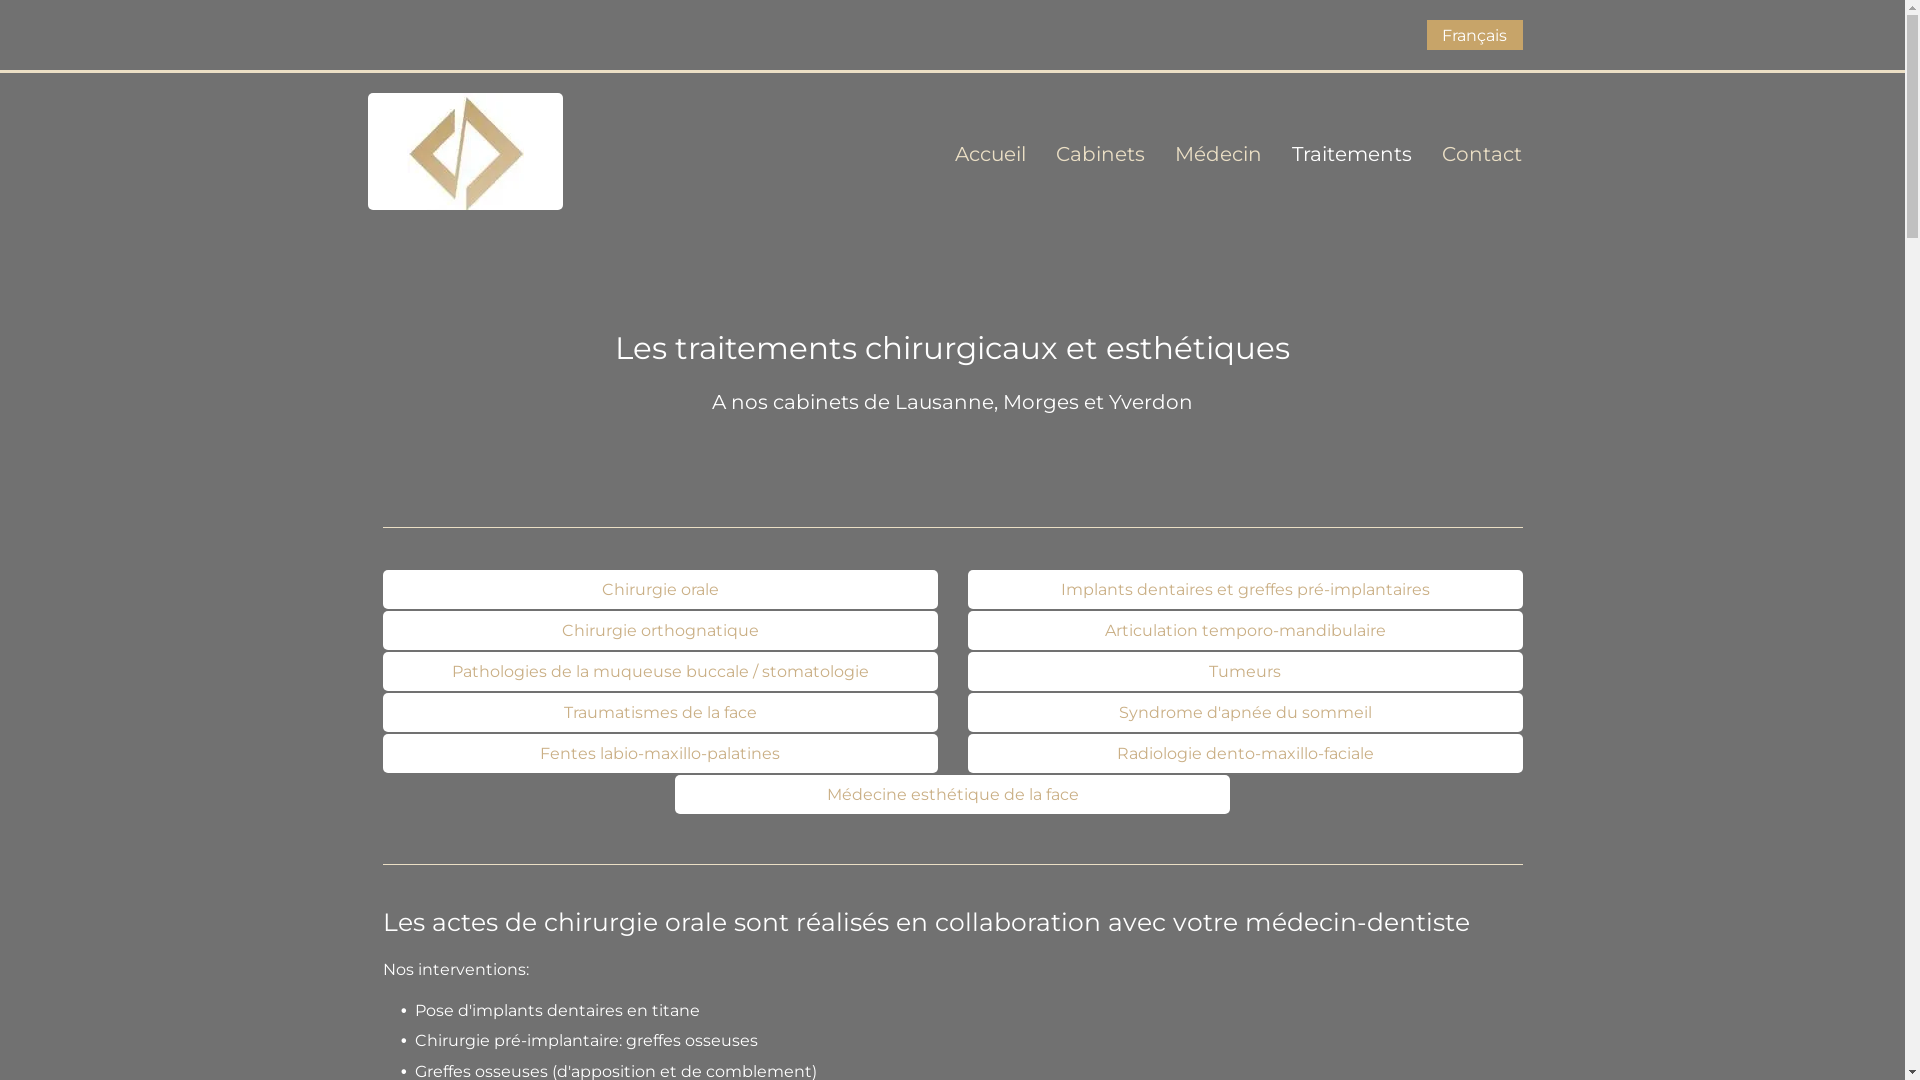 The image size is (1920, 1080). Describe the element at coordinates (1244, 753) in the screenshot. I see `'Radiologie dento-maxillo-faciale'` at that location.